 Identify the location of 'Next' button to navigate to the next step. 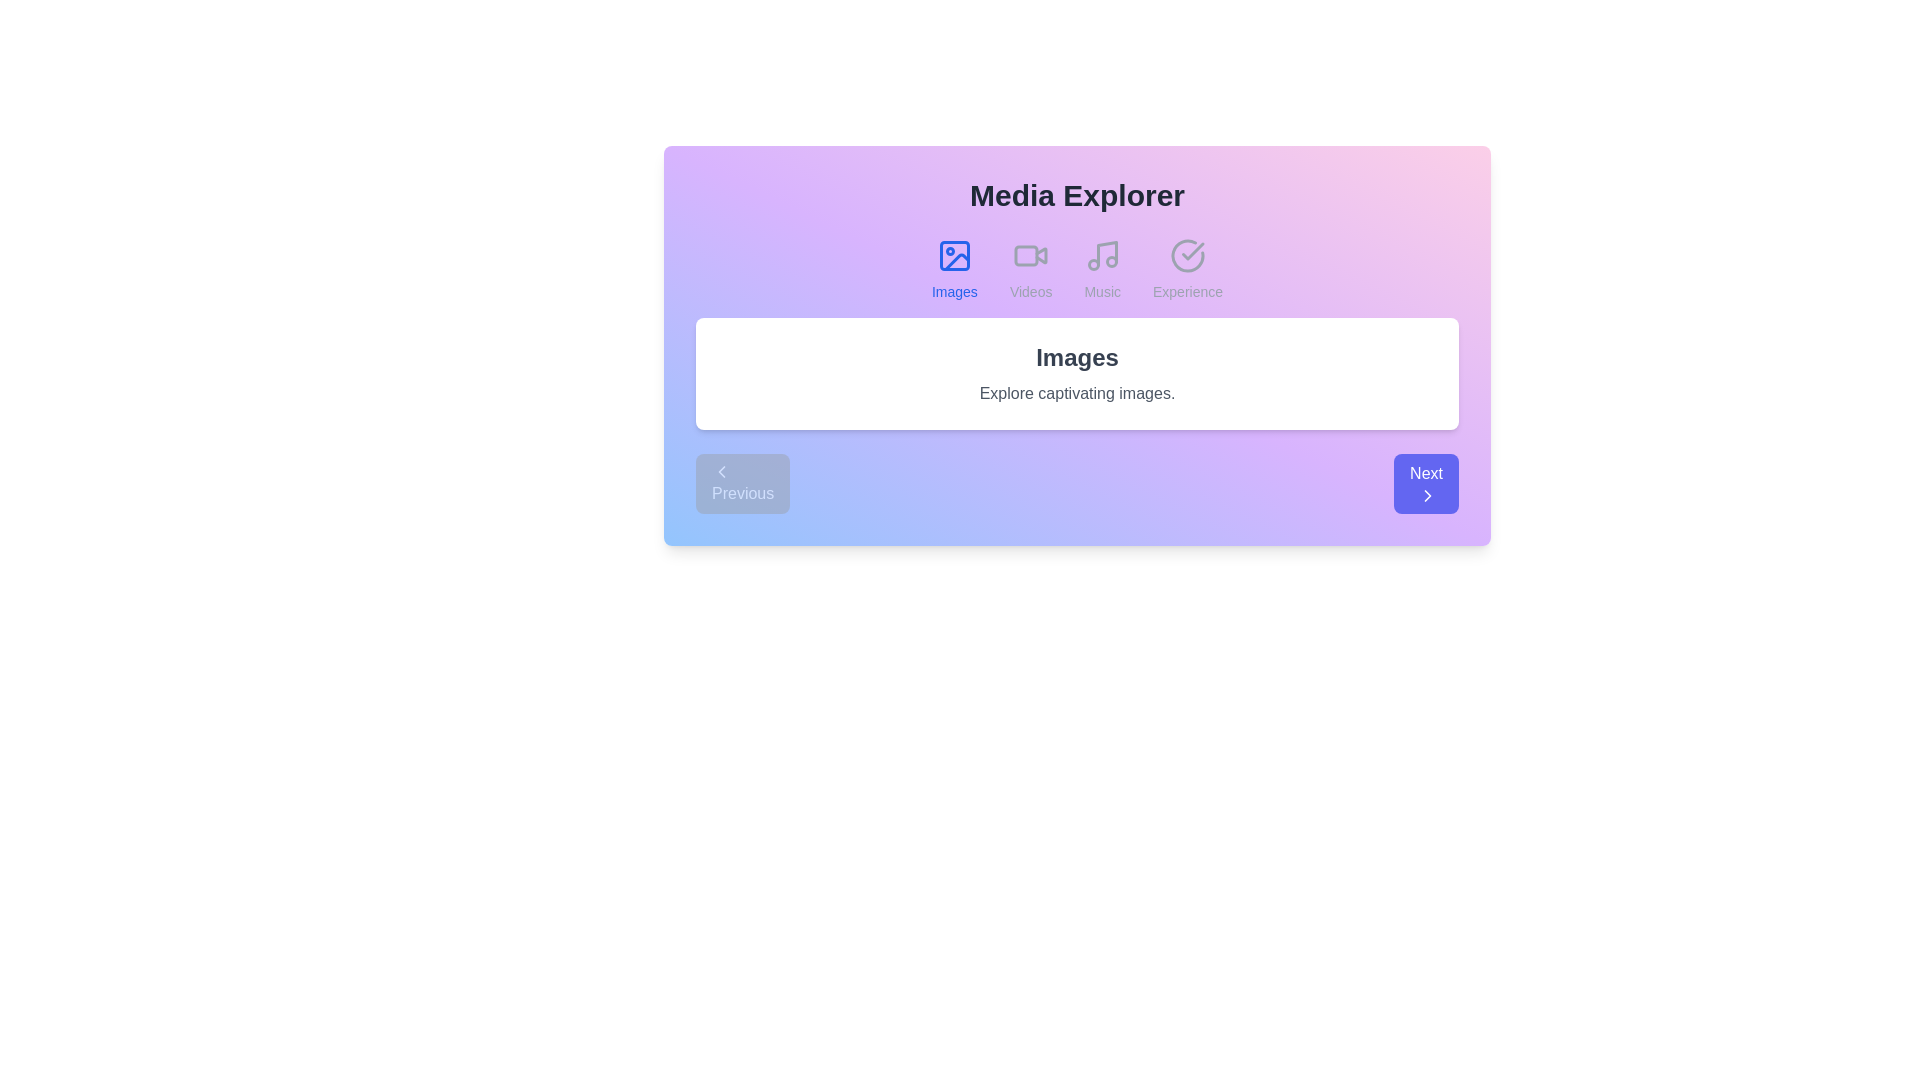
(1424, 483).